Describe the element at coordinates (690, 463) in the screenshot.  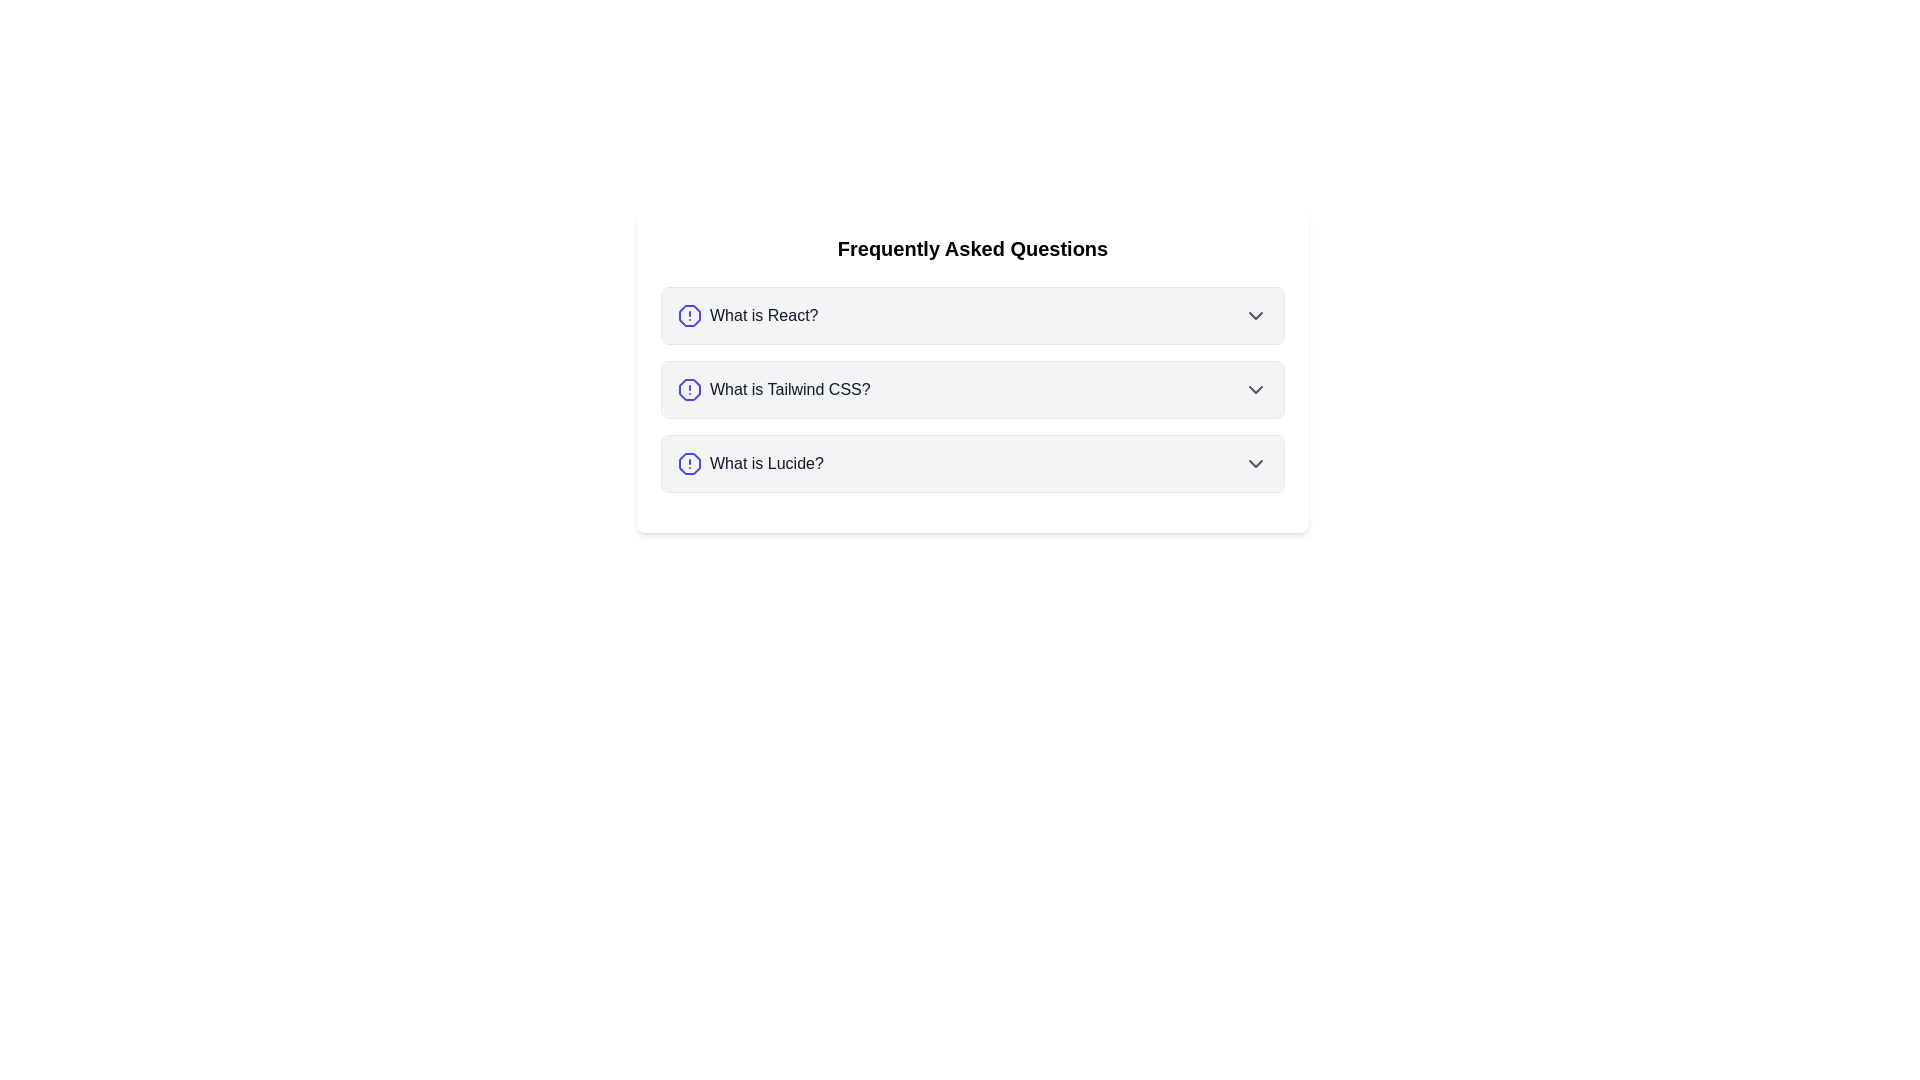
I see `the compact octagon icon with a blue outline and an alert symbol, located within the 'What is Lucide?' entry of the FAQ section` at that location.